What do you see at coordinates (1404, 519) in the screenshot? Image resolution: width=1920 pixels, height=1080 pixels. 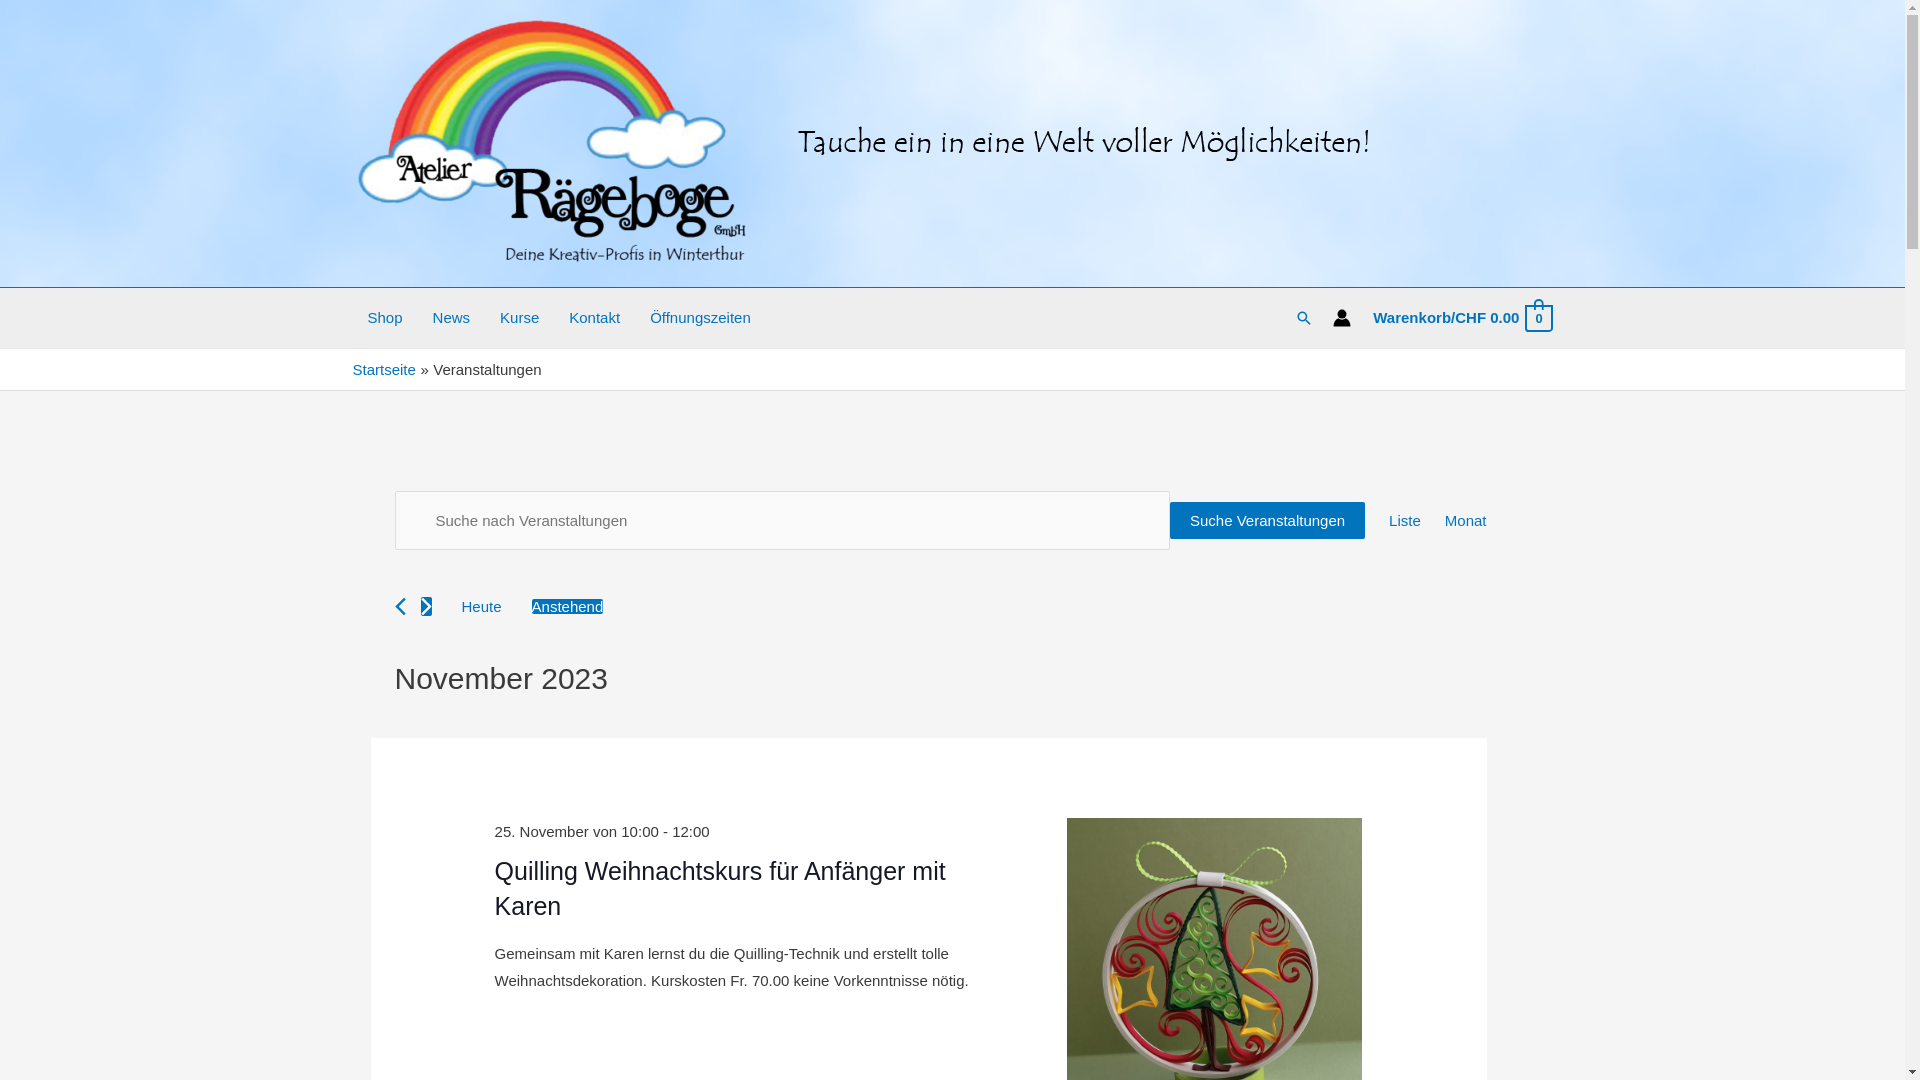 I see `'Liste'` at bounding box center [1404, 519].